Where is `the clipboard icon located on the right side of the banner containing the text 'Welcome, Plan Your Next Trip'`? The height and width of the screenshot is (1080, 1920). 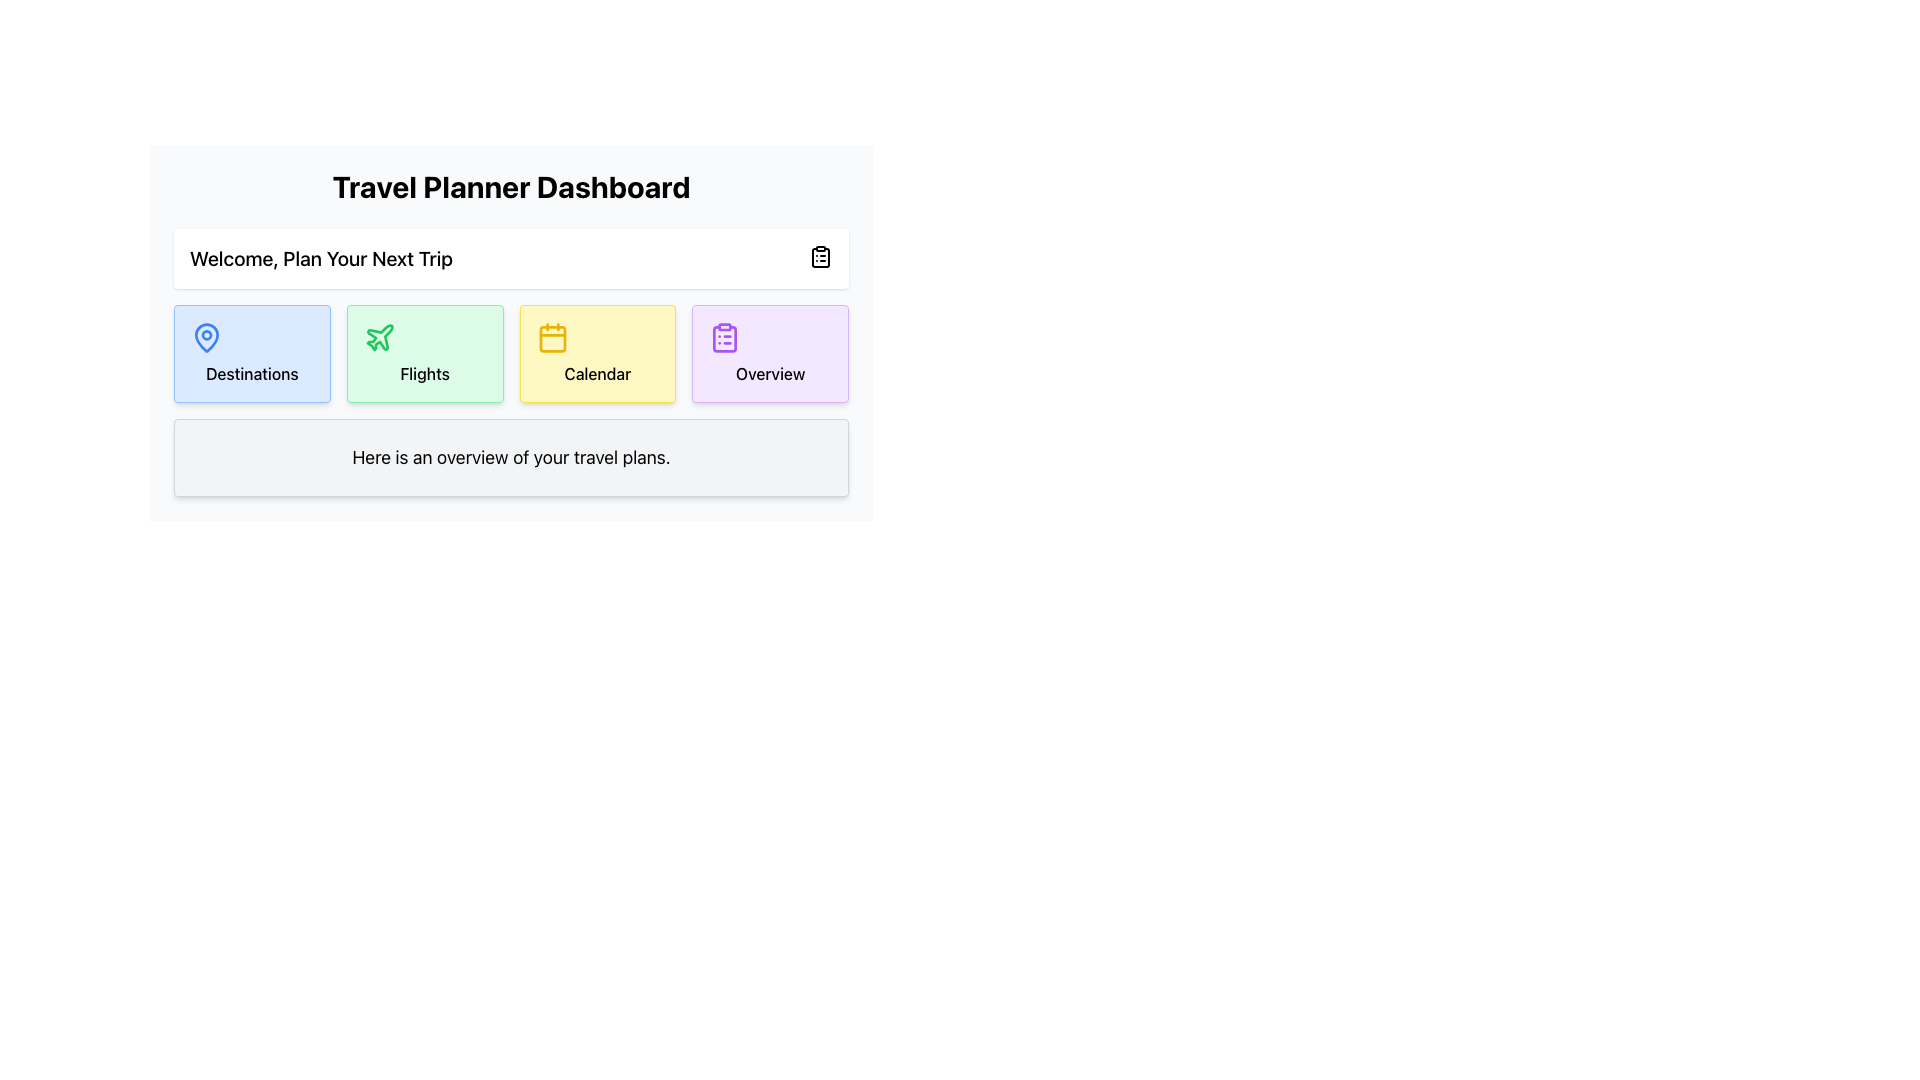
the clipboard icon located on the right side of the banner containing the text 'Welcome, Plan Your Next Trip' is located at coordinates (511, 257).